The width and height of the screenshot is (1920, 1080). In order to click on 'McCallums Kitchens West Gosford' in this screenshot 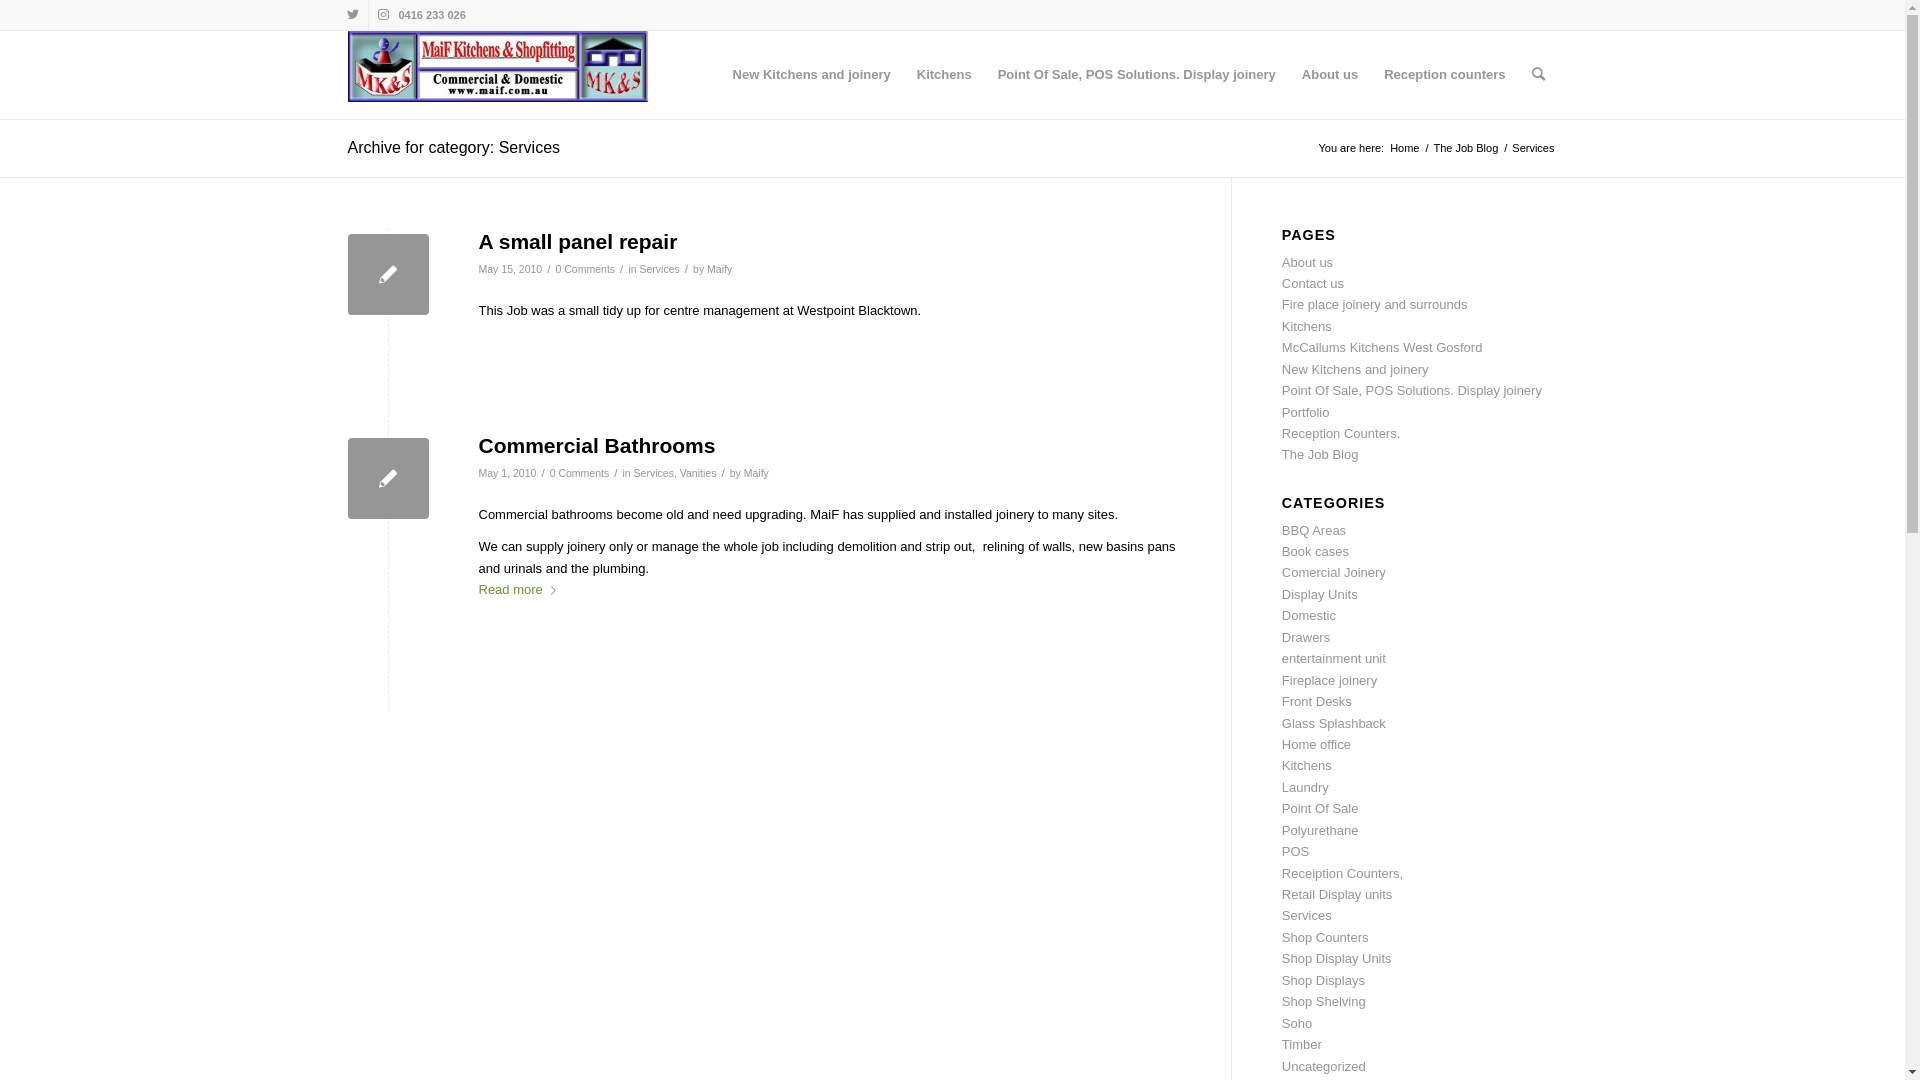, I will do `click(1281, 346)`.